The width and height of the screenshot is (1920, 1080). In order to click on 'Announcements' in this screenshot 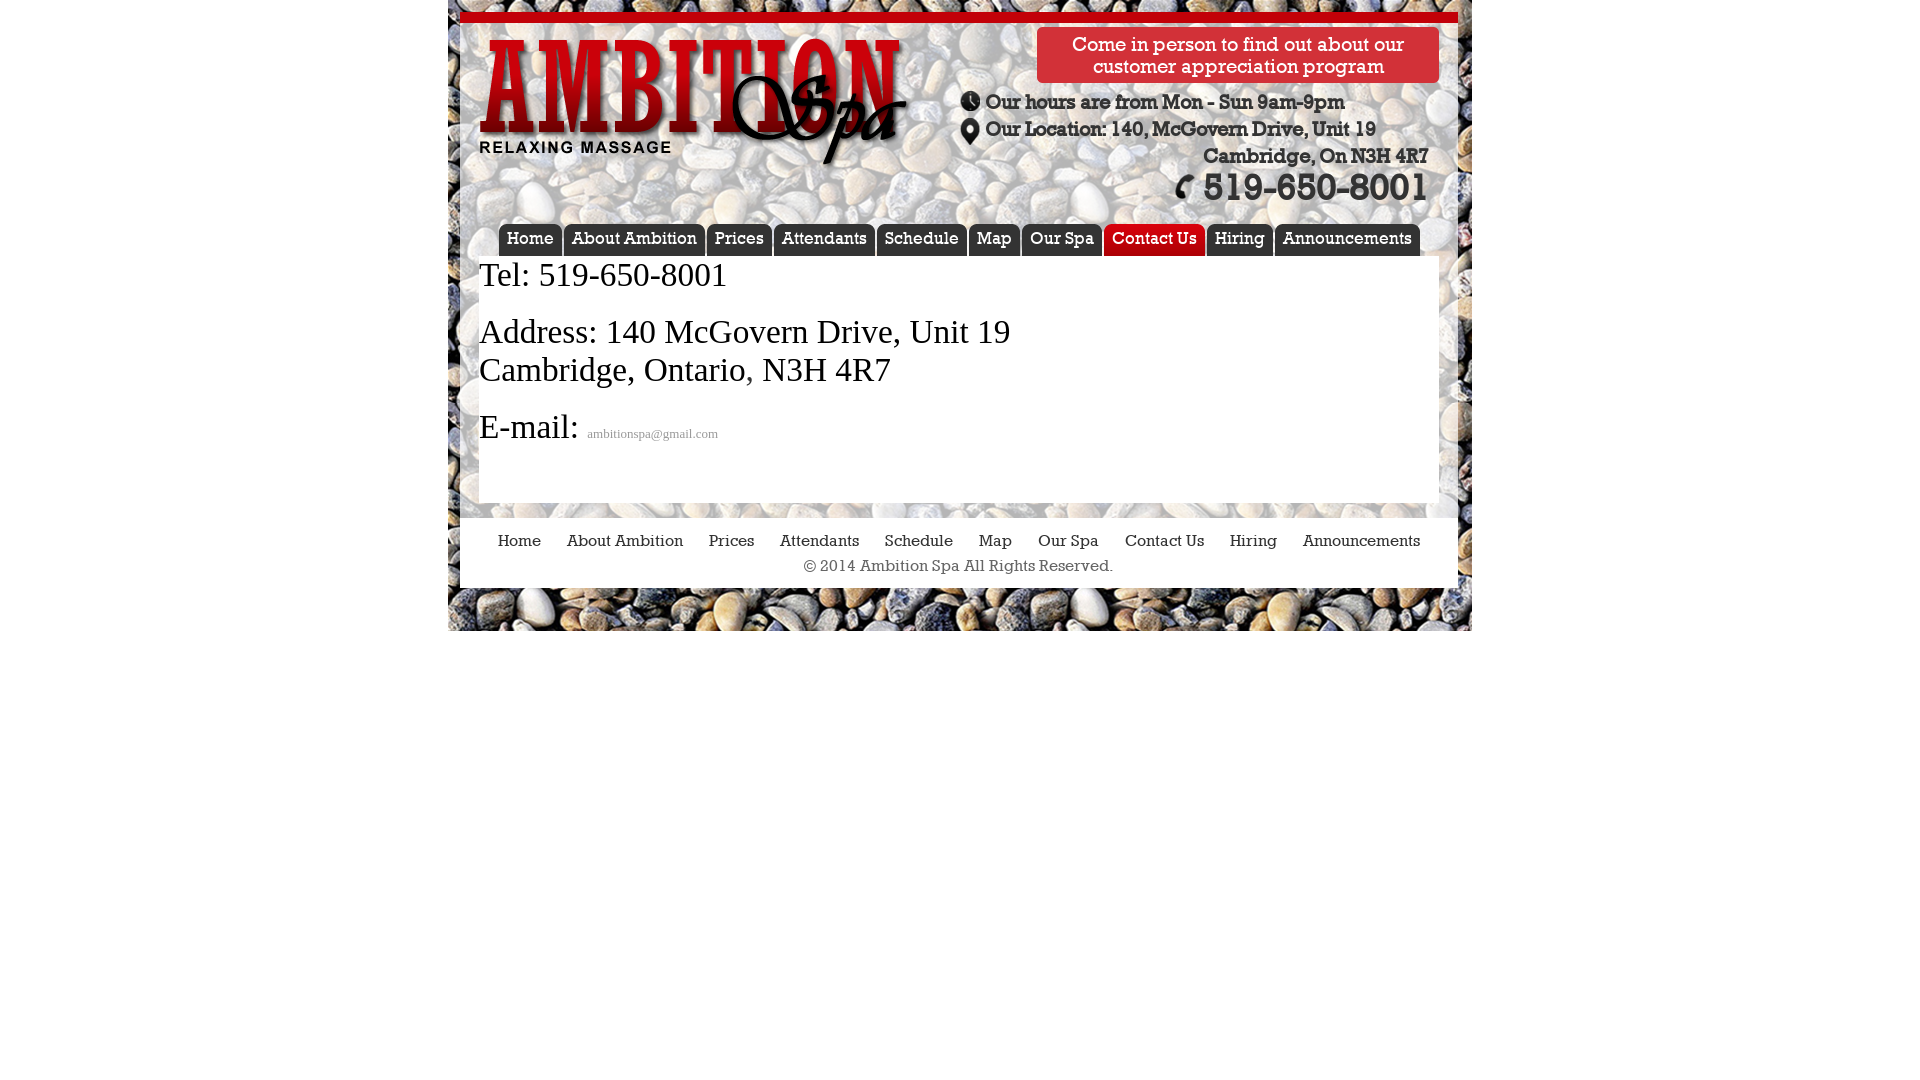, I will do `click(1360, 540)`.